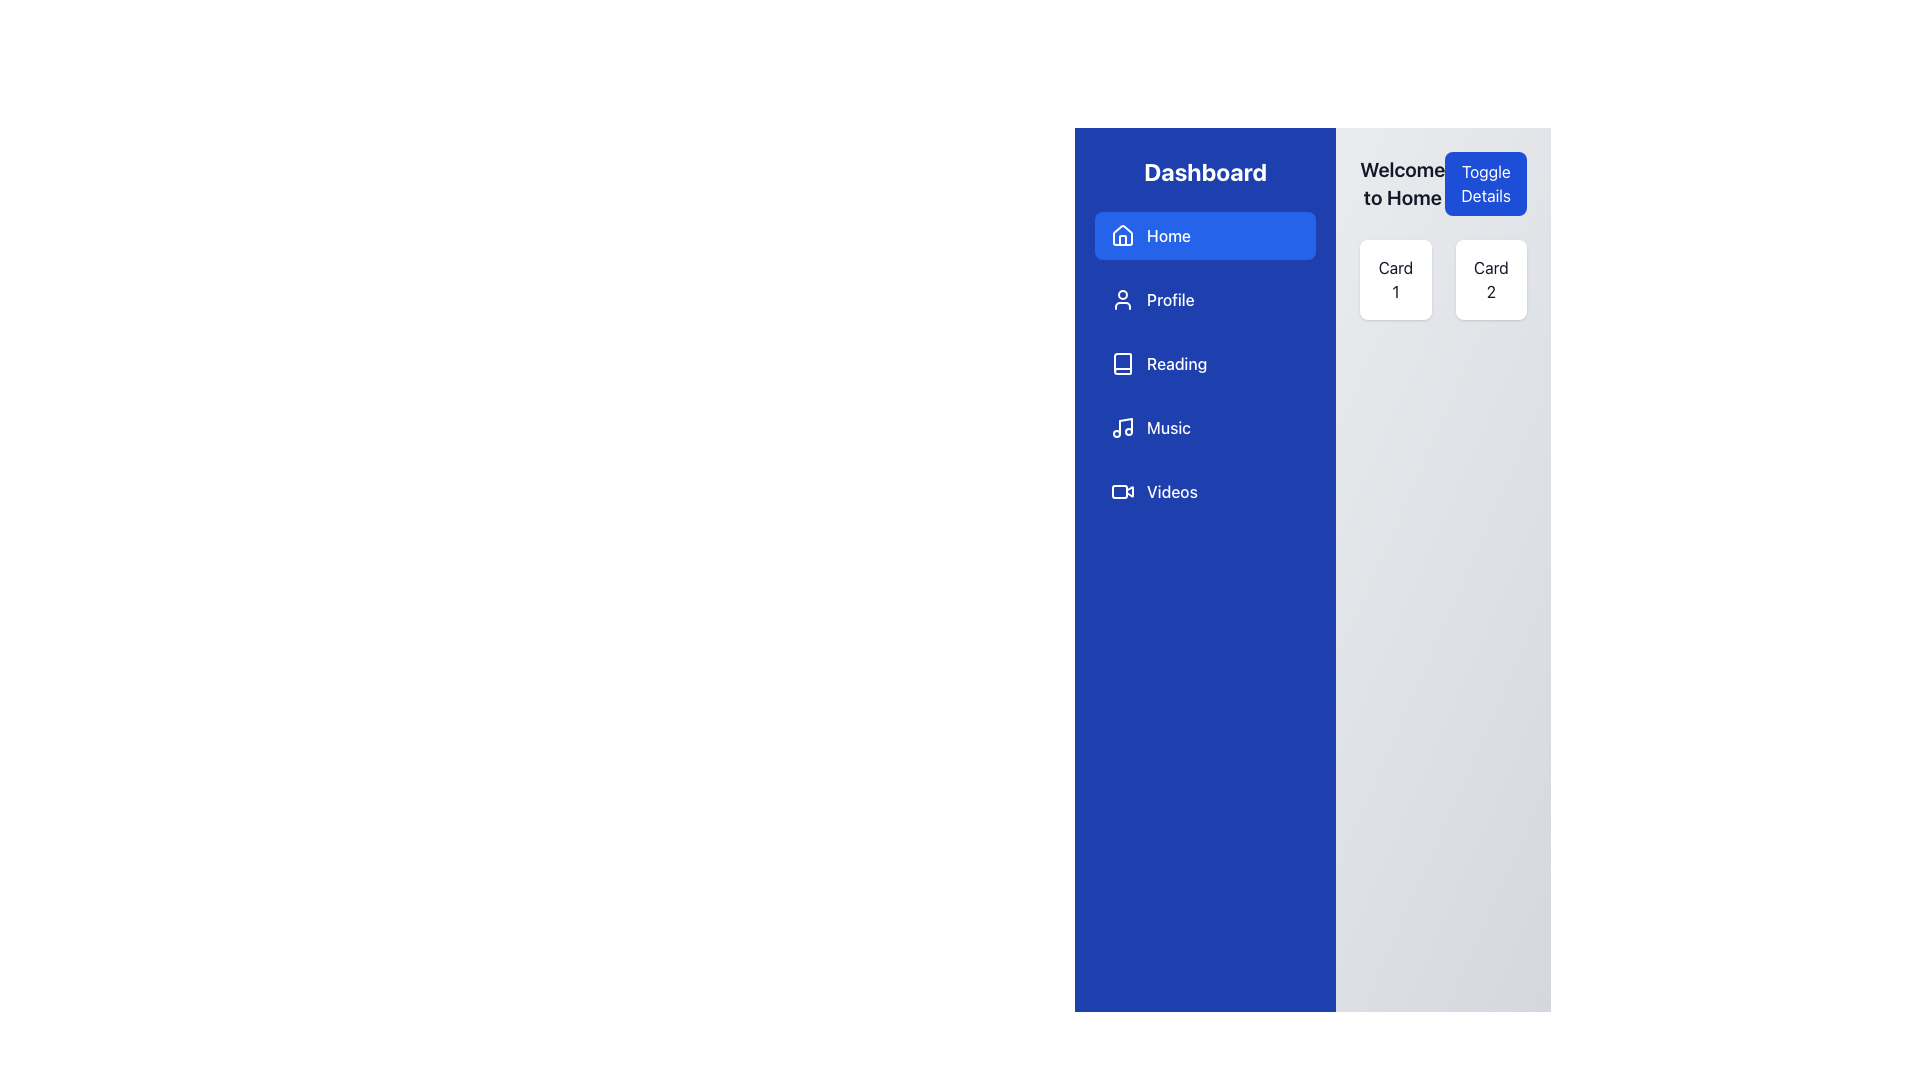  I want to click on the 'Music' navigation icon located in the vertical menu, which serves as the visual indicator for the 'Music' option, so click(1123, 427).